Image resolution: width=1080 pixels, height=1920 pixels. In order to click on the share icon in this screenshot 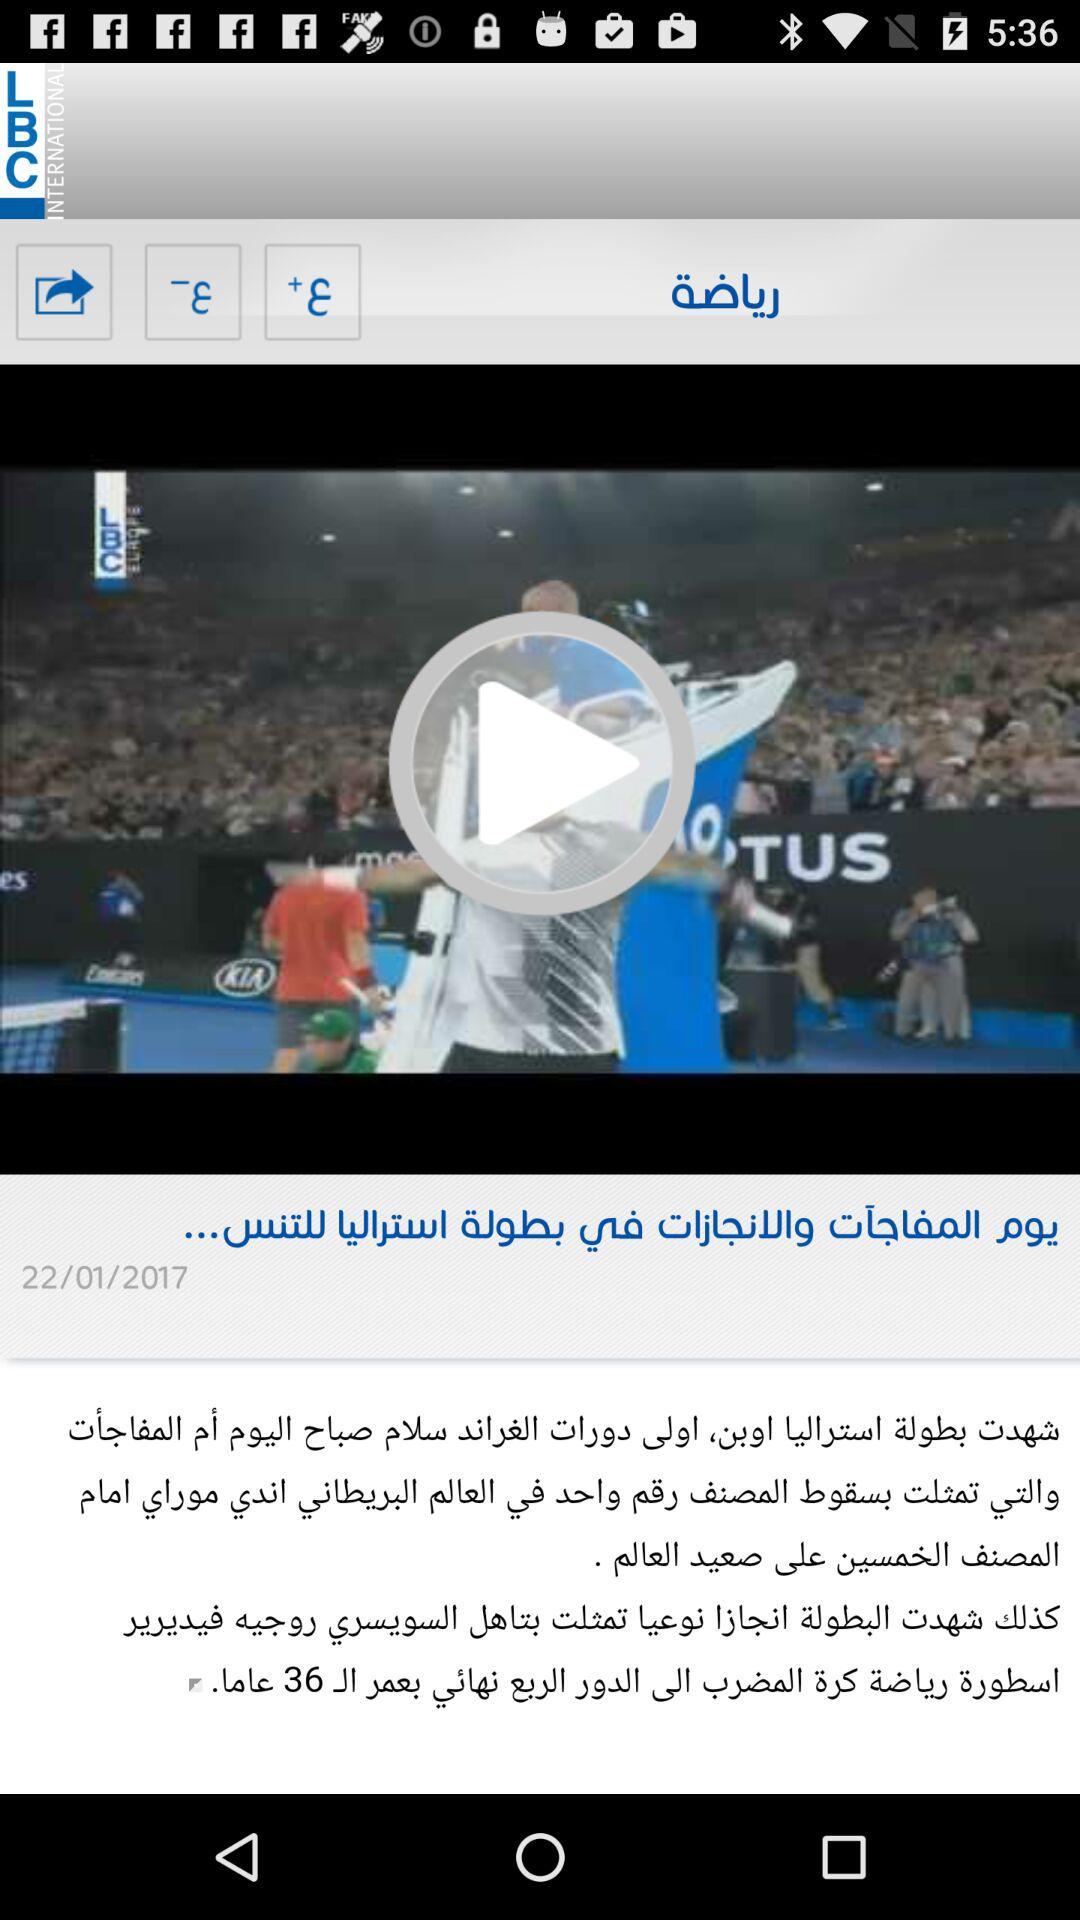, I will do `click(66, 311)`.